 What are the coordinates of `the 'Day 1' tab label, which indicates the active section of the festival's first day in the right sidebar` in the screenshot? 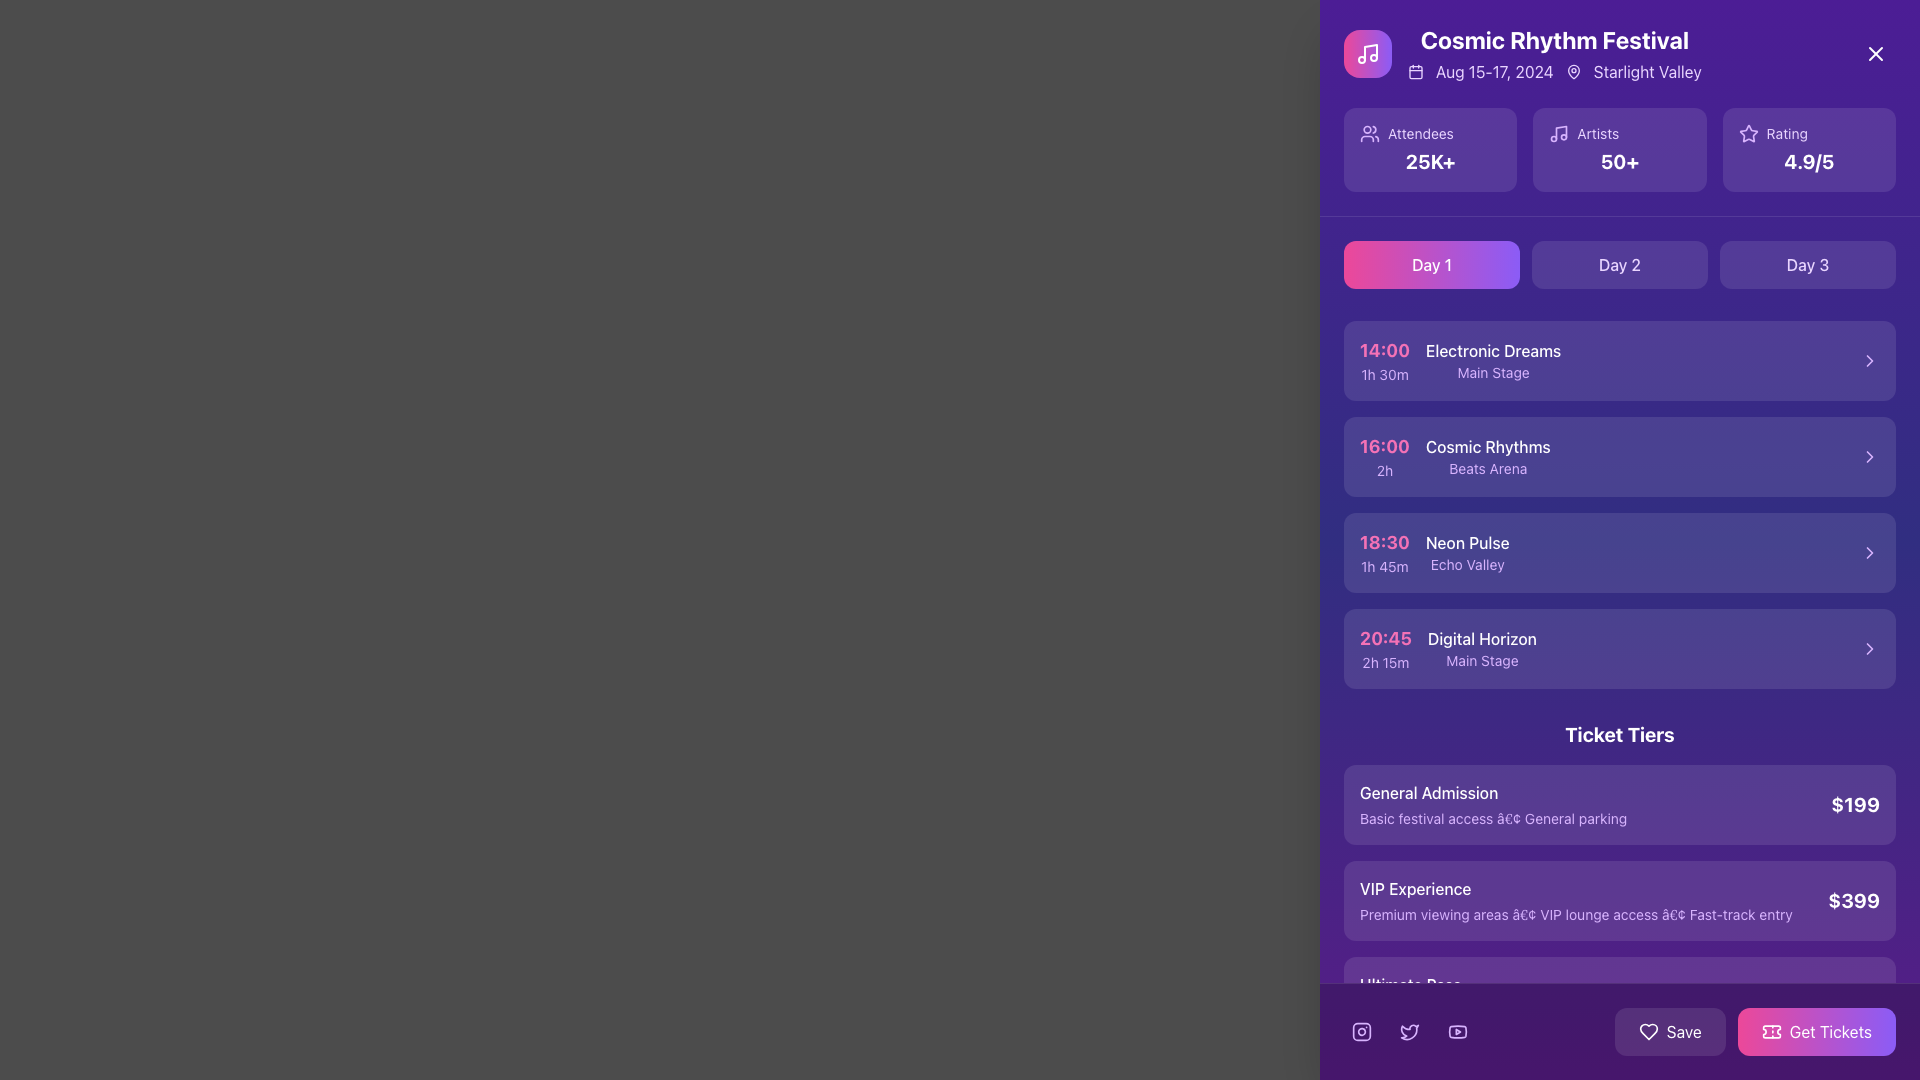 It's located at (1430, 264).